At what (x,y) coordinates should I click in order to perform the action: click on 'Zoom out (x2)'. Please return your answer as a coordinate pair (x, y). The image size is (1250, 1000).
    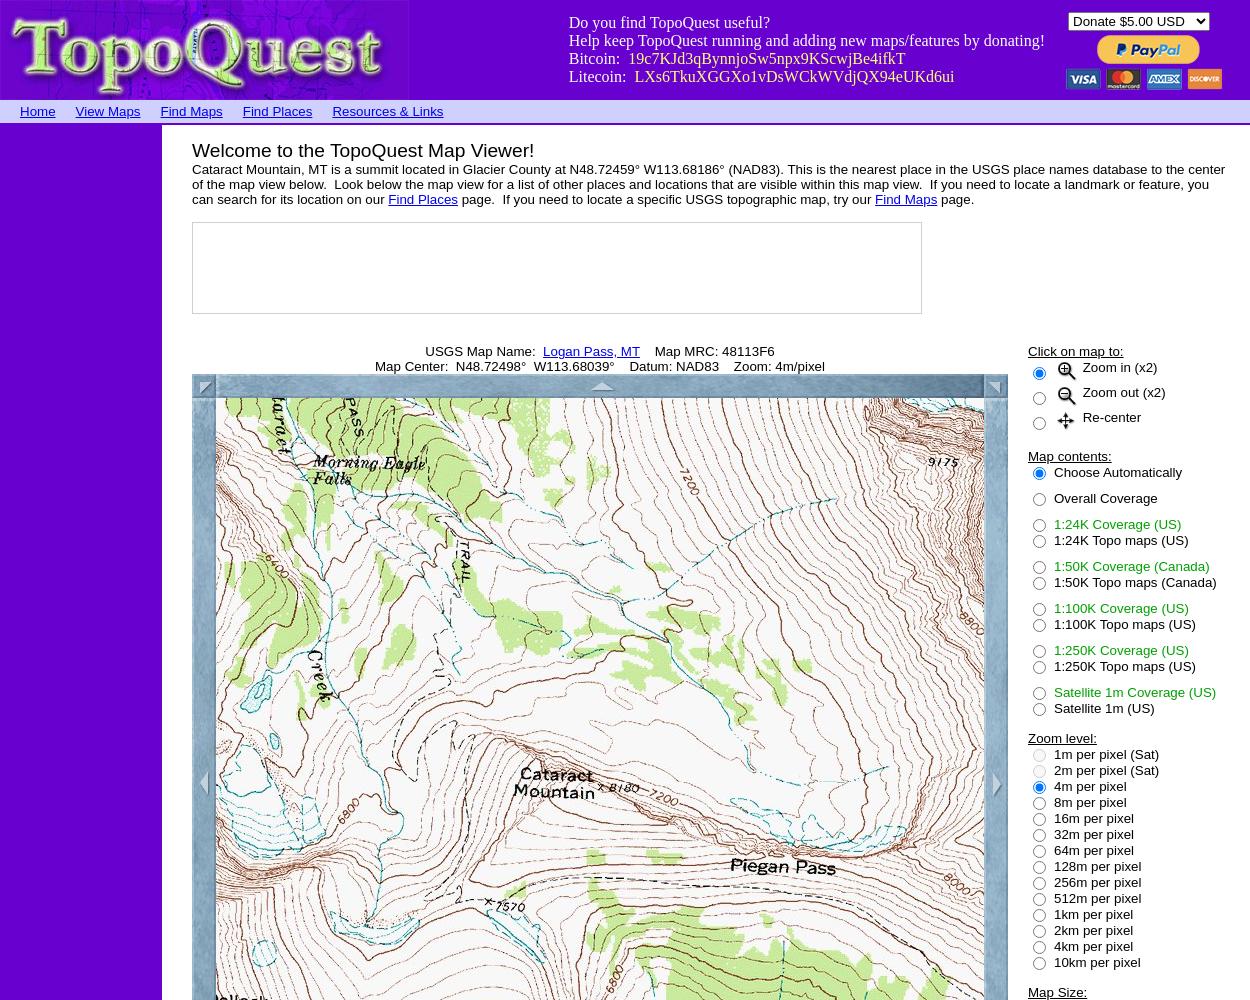
    Looking at the image, I should click on (1078, 391).